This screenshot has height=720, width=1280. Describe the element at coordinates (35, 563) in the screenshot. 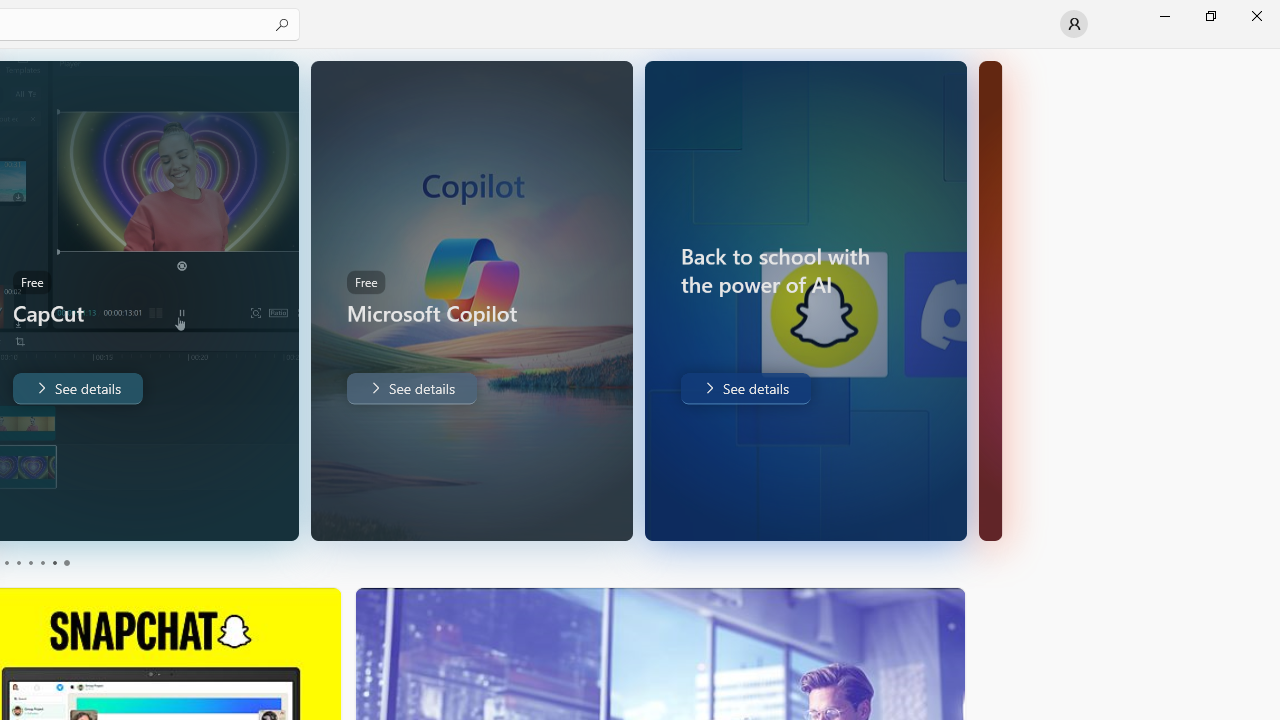

I see `'Pager'` at that location.